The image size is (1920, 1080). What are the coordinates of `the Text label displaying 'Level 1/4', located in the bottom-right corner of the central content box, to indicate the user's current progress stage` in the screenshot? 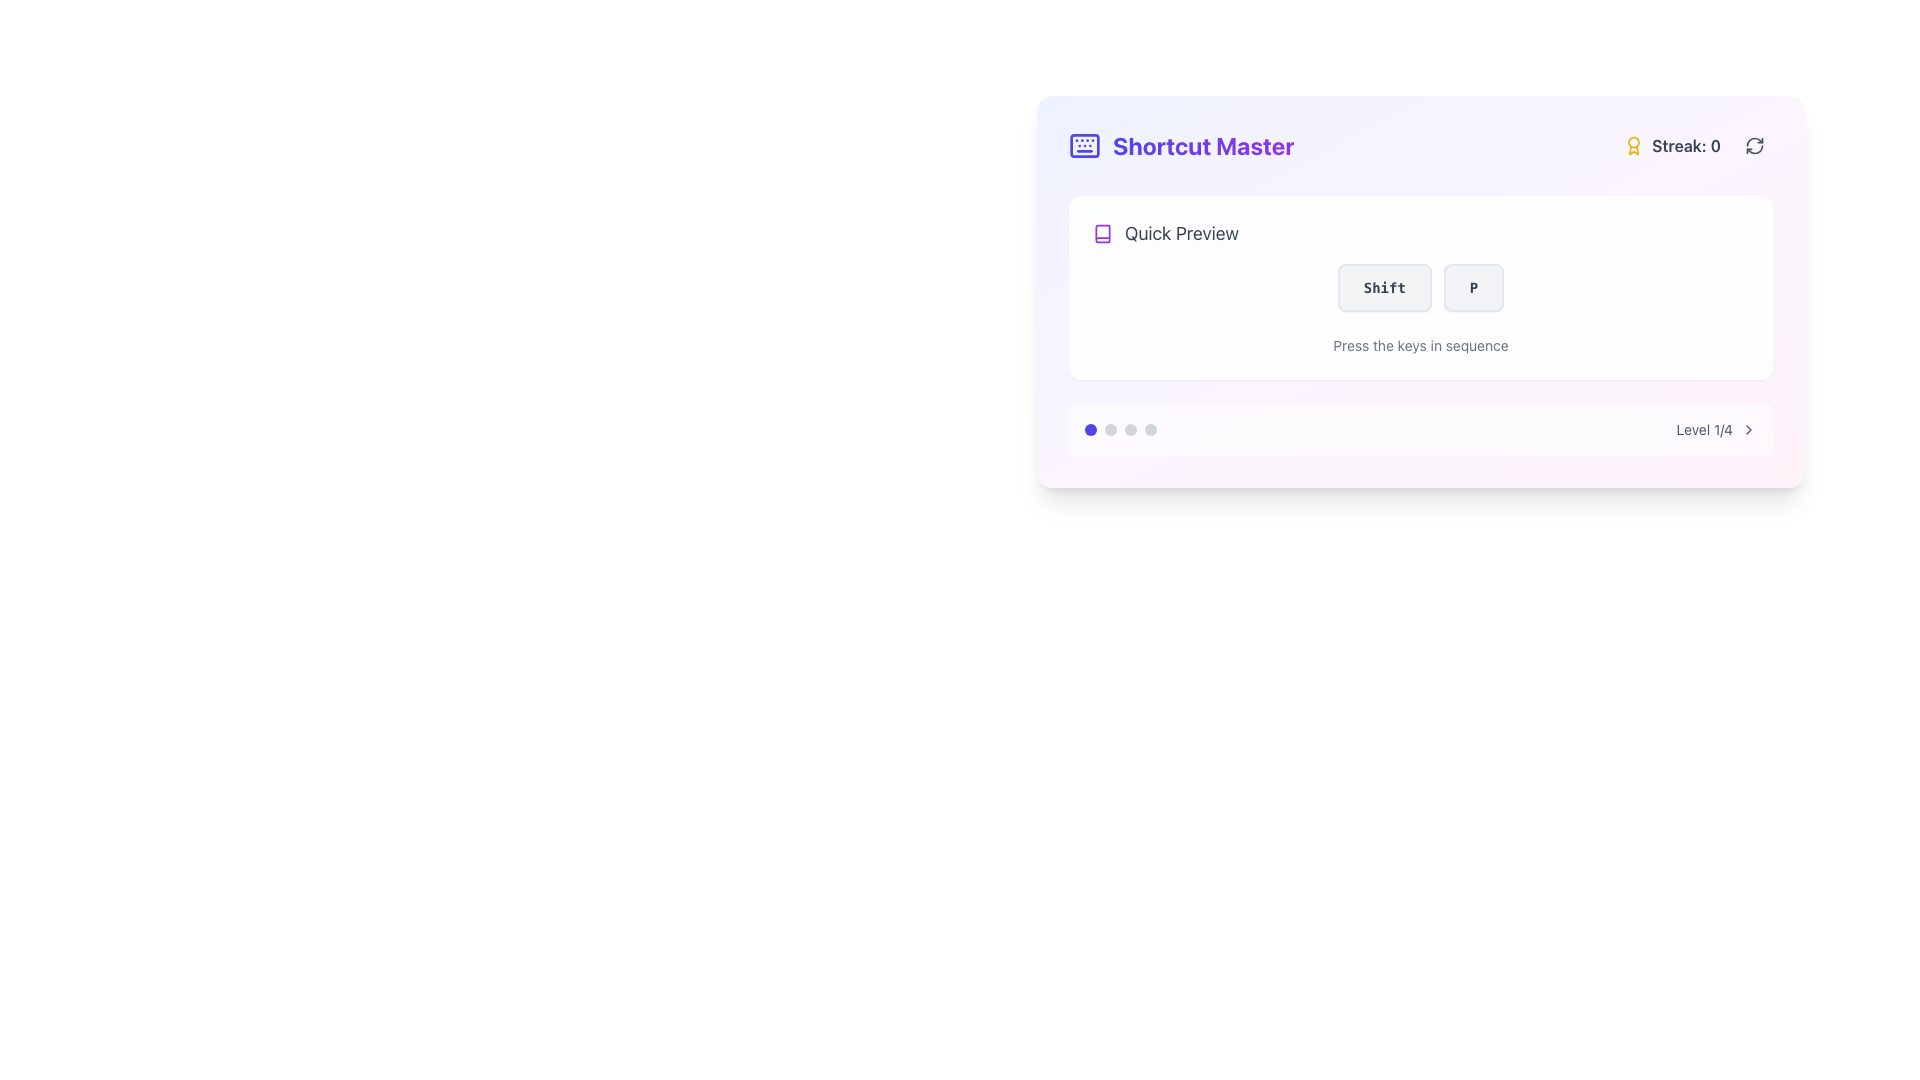 It's located at (1703, 428).